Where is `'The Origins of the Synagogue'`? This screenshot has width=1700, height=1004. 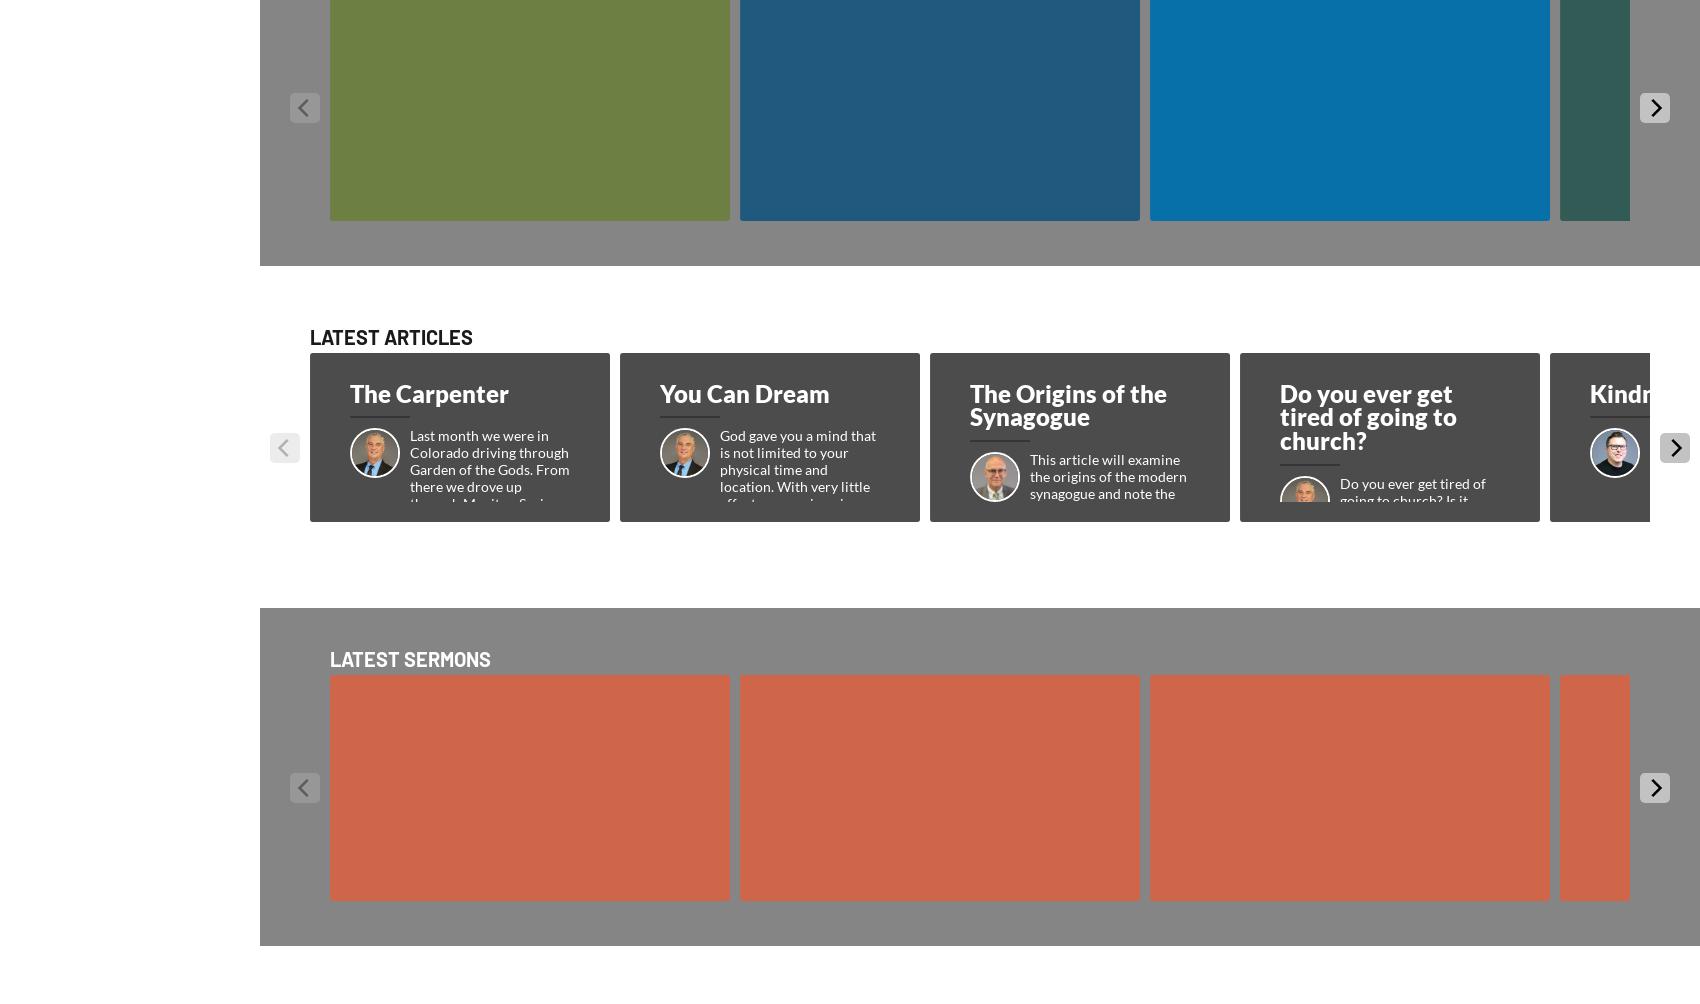 'The Origins of the Synagogue' is located at coordinates (1068, 404).